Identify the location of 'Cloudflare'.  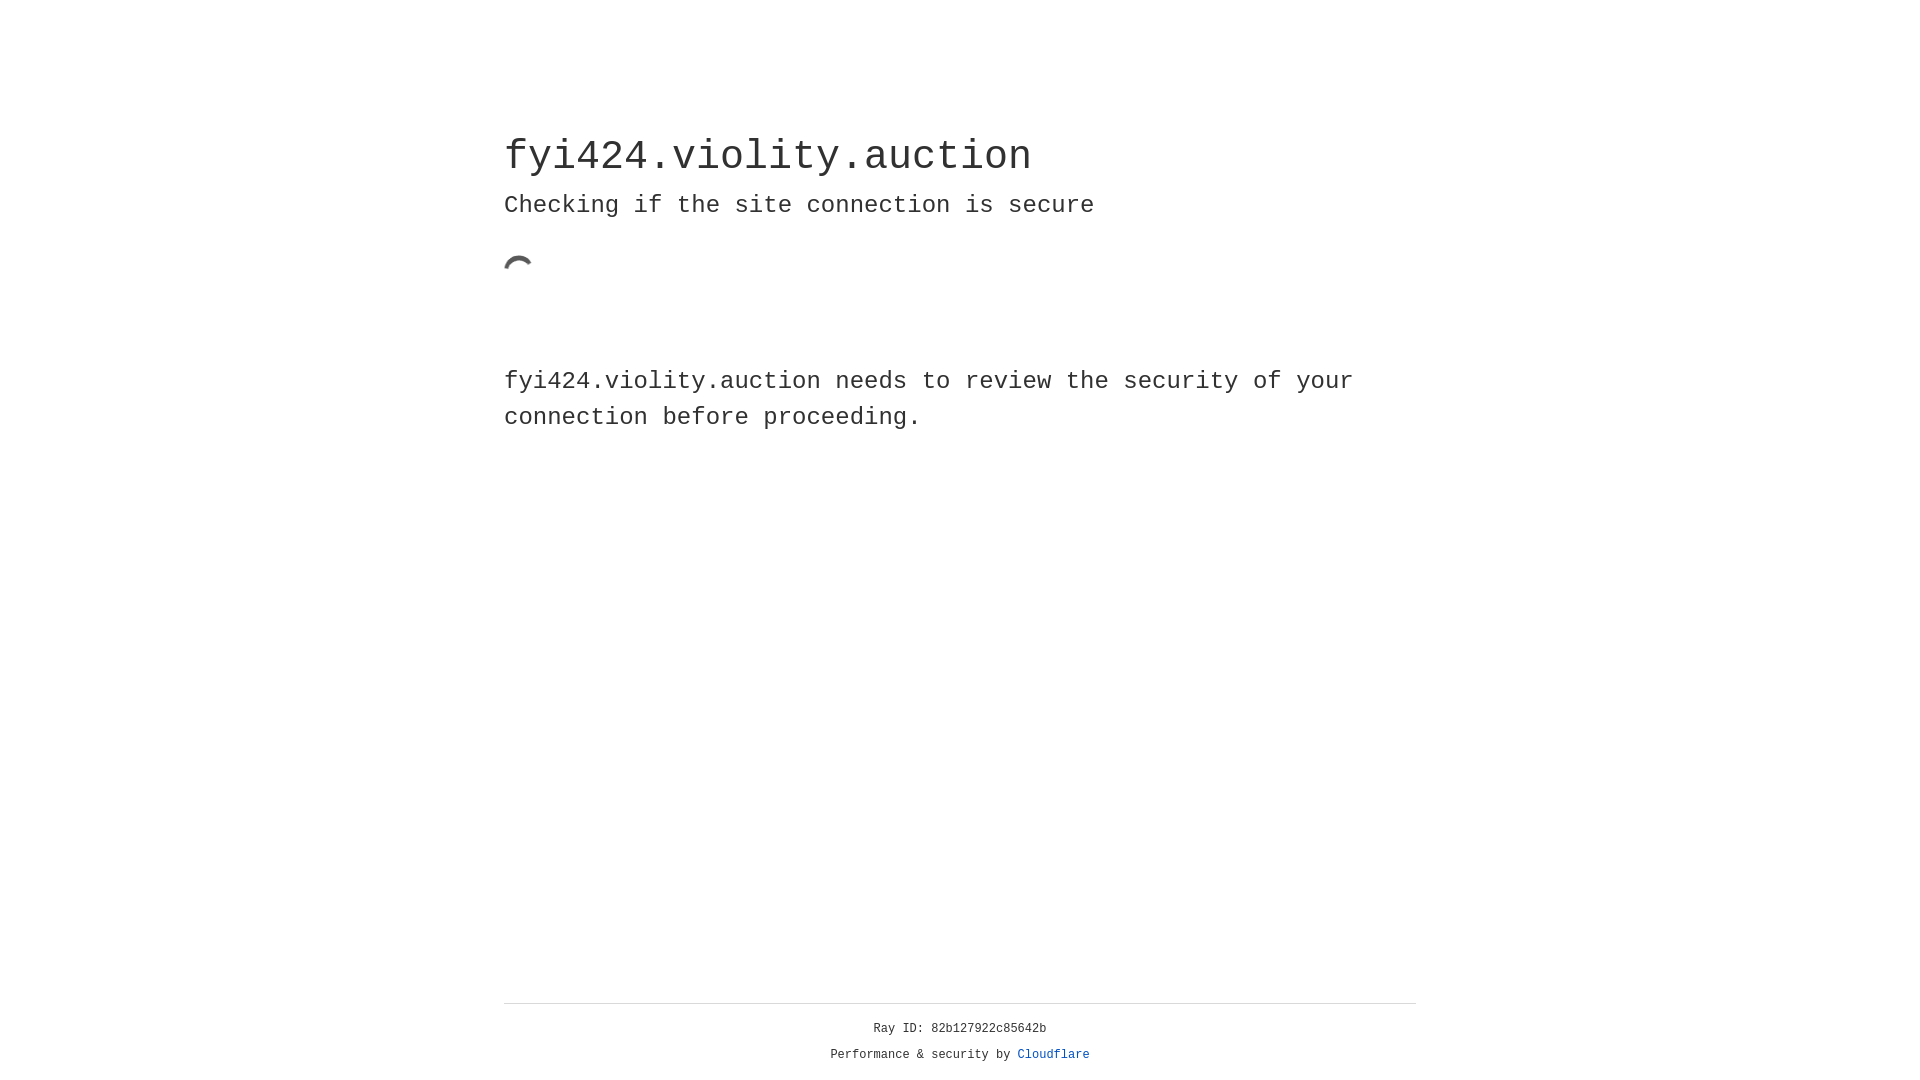
(1053, 1054).